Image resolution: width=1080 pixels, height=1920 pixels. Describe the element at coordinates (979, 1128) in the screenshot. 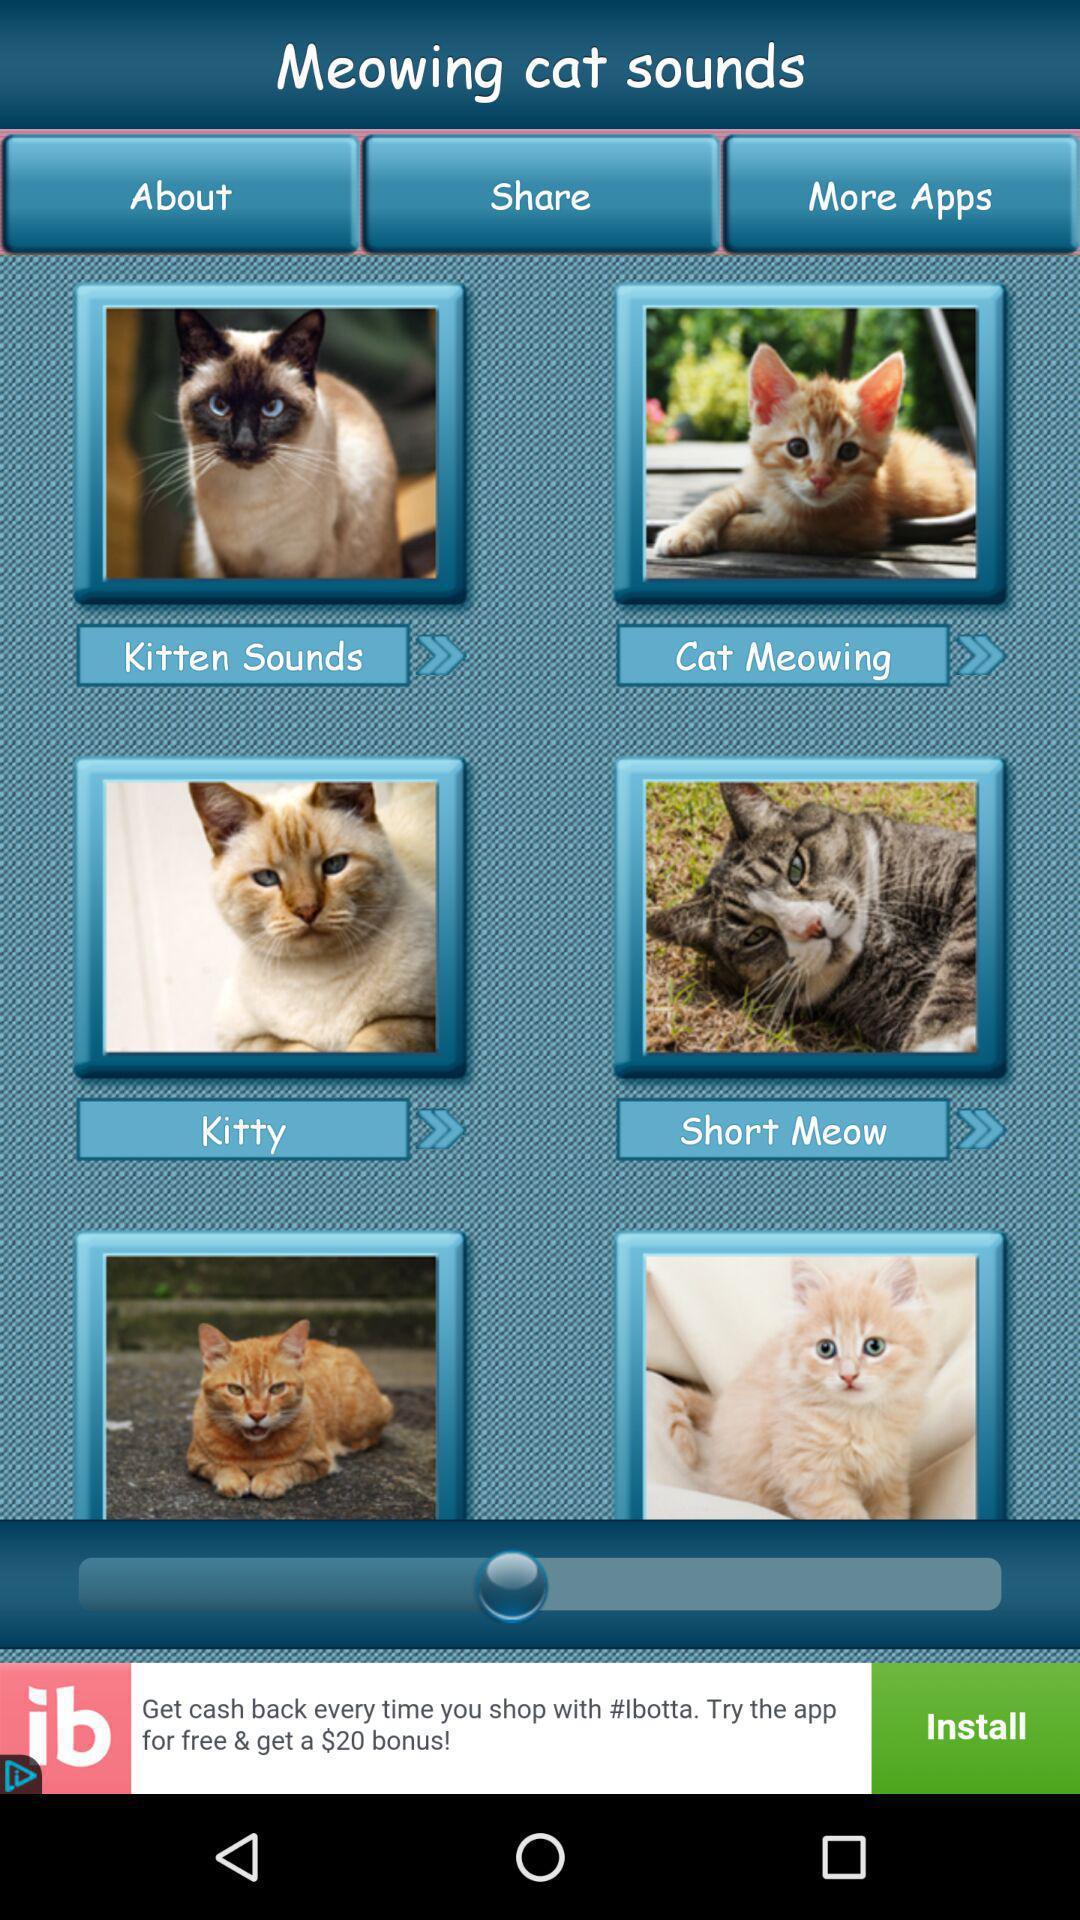

I see `next option` at that location.